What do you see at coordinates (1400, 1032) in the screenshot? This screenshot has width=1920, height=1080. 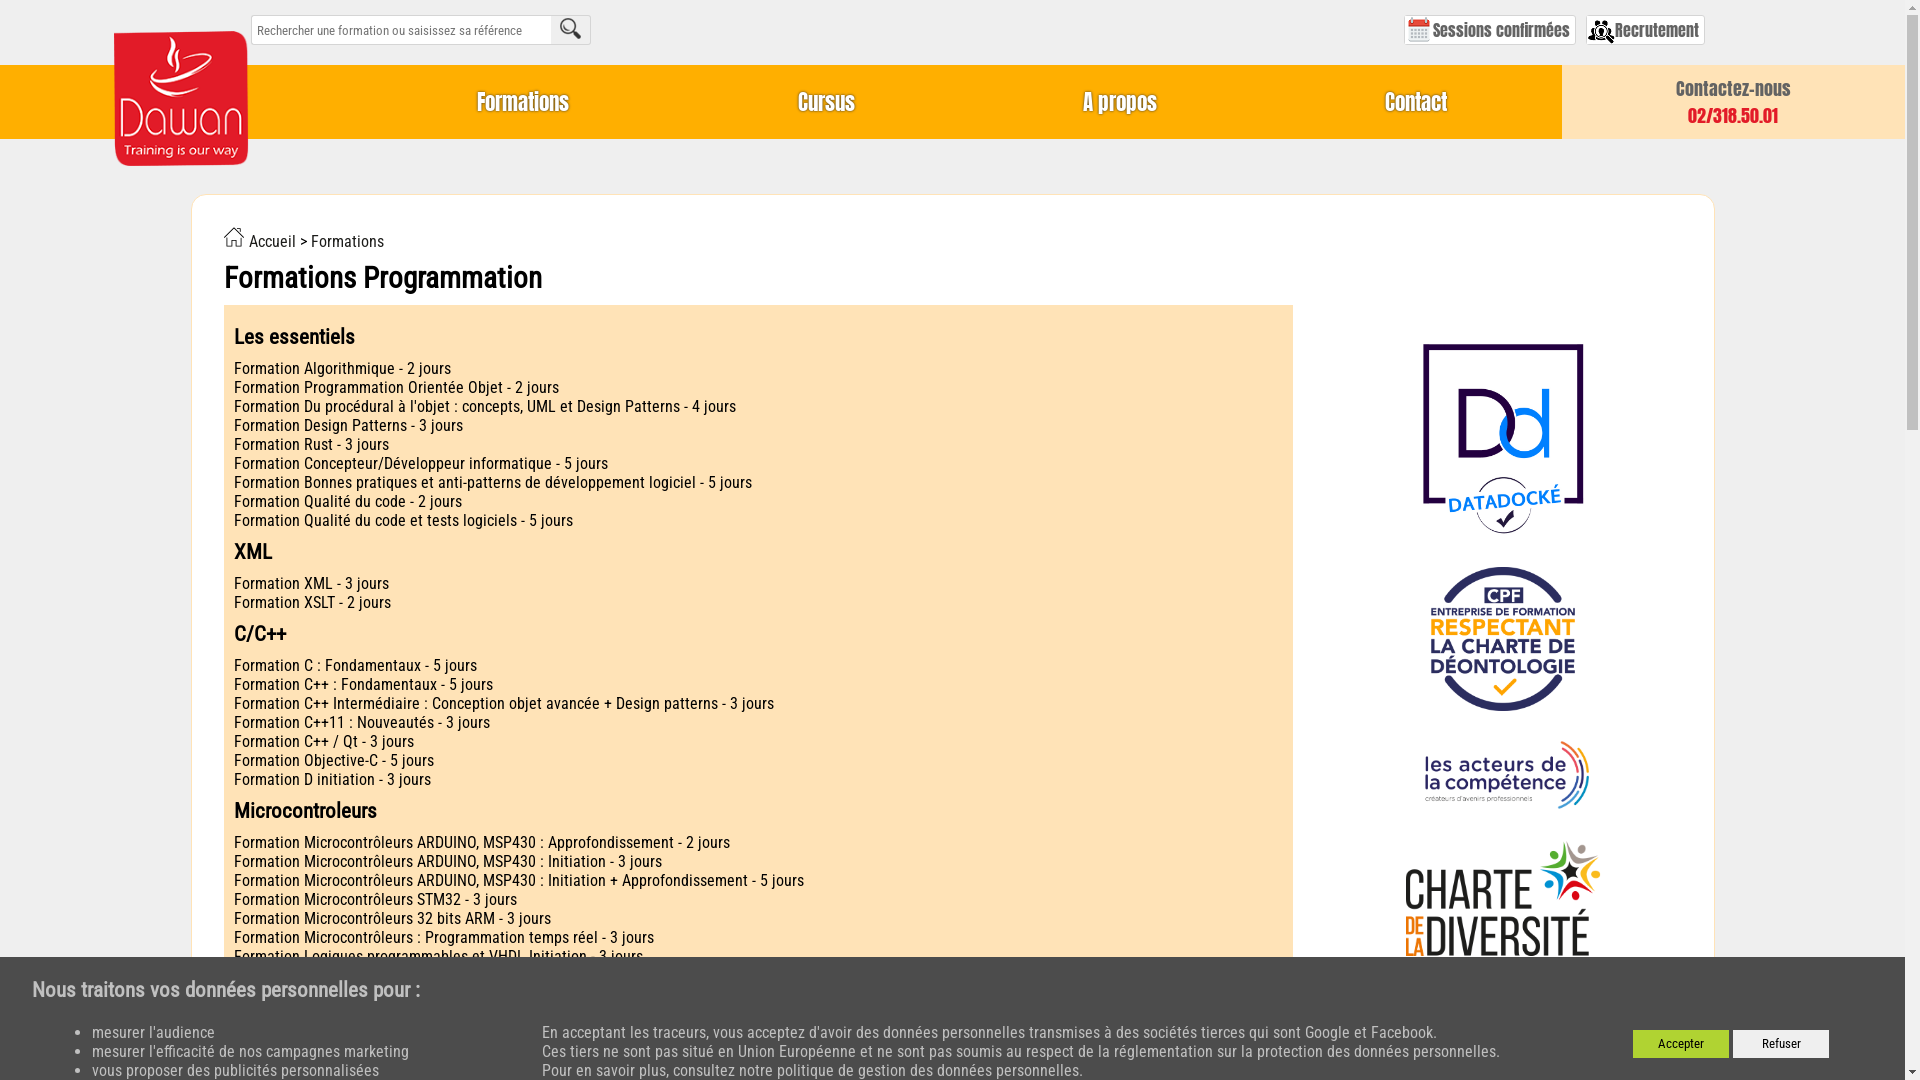 I see `'Facebook'` at bounding box center [1400, 1032].